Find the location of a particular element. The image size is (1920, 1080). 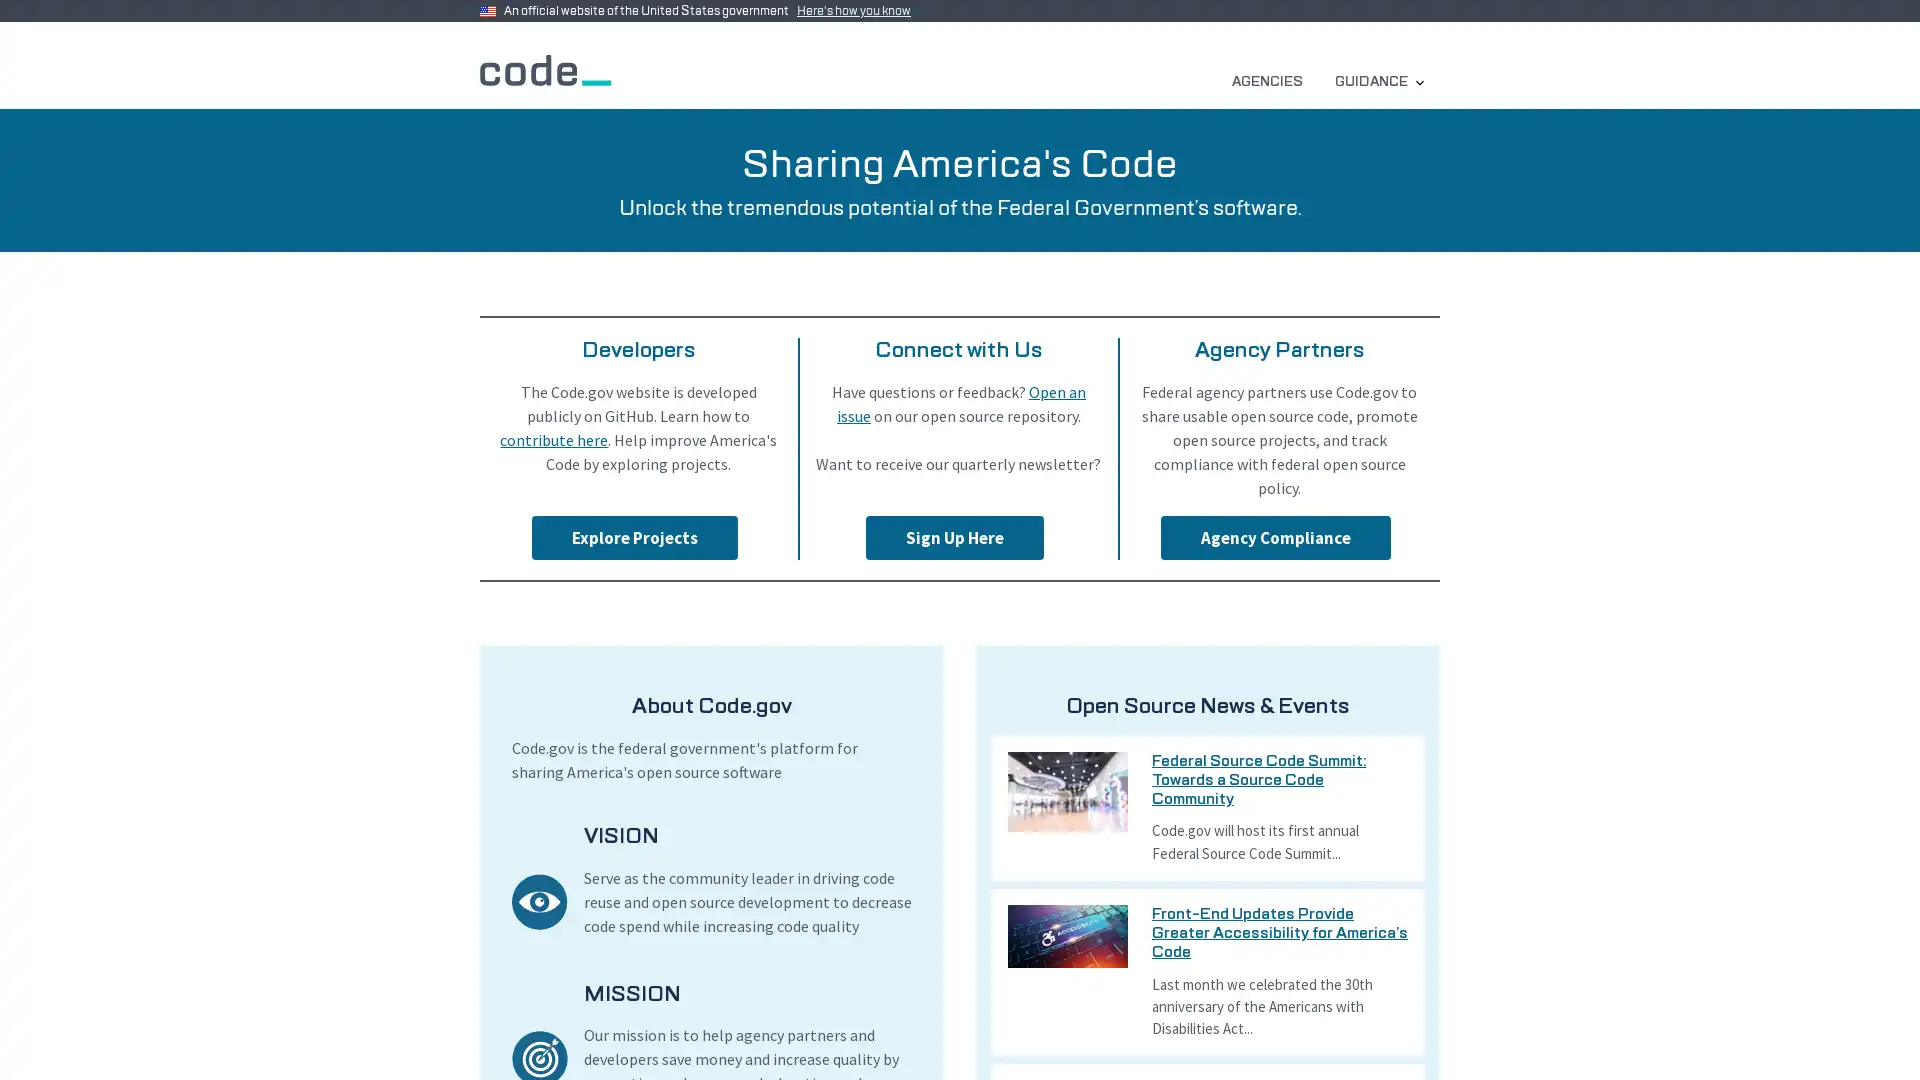

GUIDANCE is located at coordinates (1378, 80).